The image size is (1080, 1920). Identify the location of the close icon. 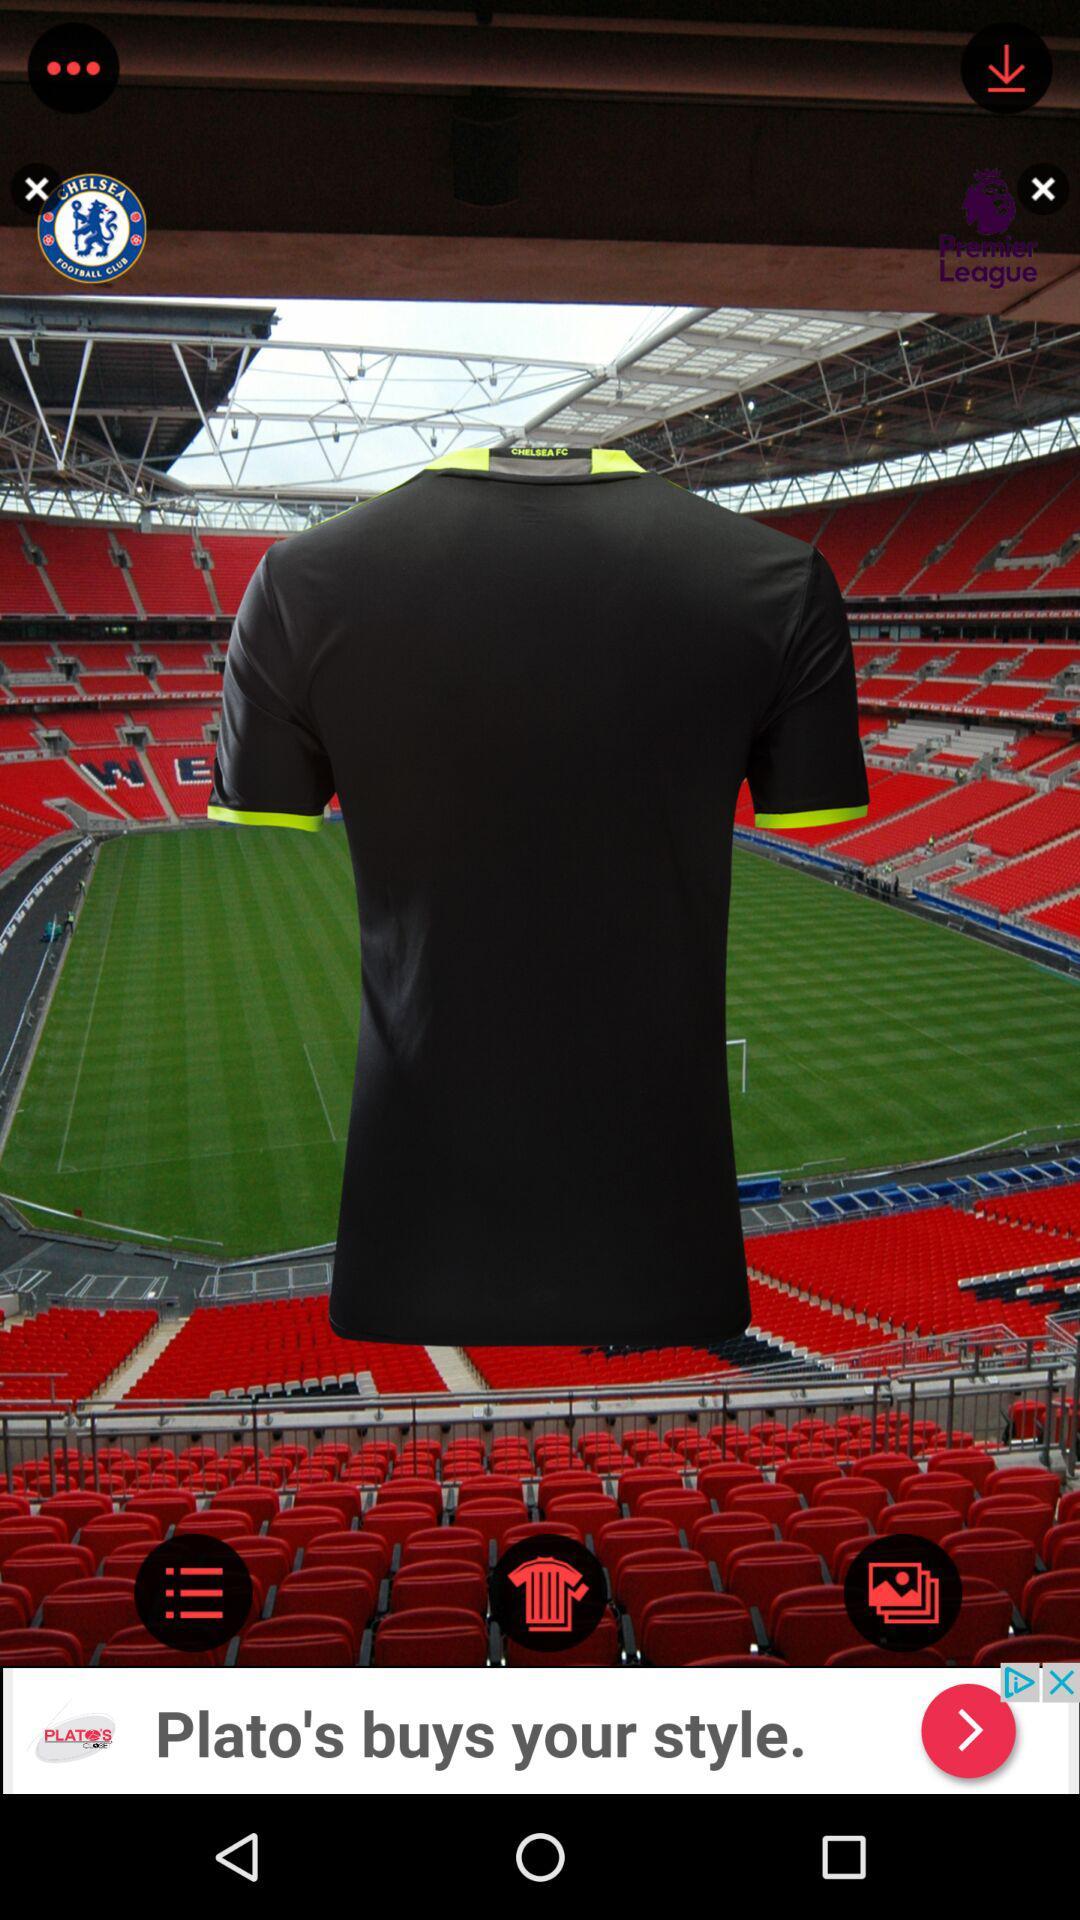
(31, 188).